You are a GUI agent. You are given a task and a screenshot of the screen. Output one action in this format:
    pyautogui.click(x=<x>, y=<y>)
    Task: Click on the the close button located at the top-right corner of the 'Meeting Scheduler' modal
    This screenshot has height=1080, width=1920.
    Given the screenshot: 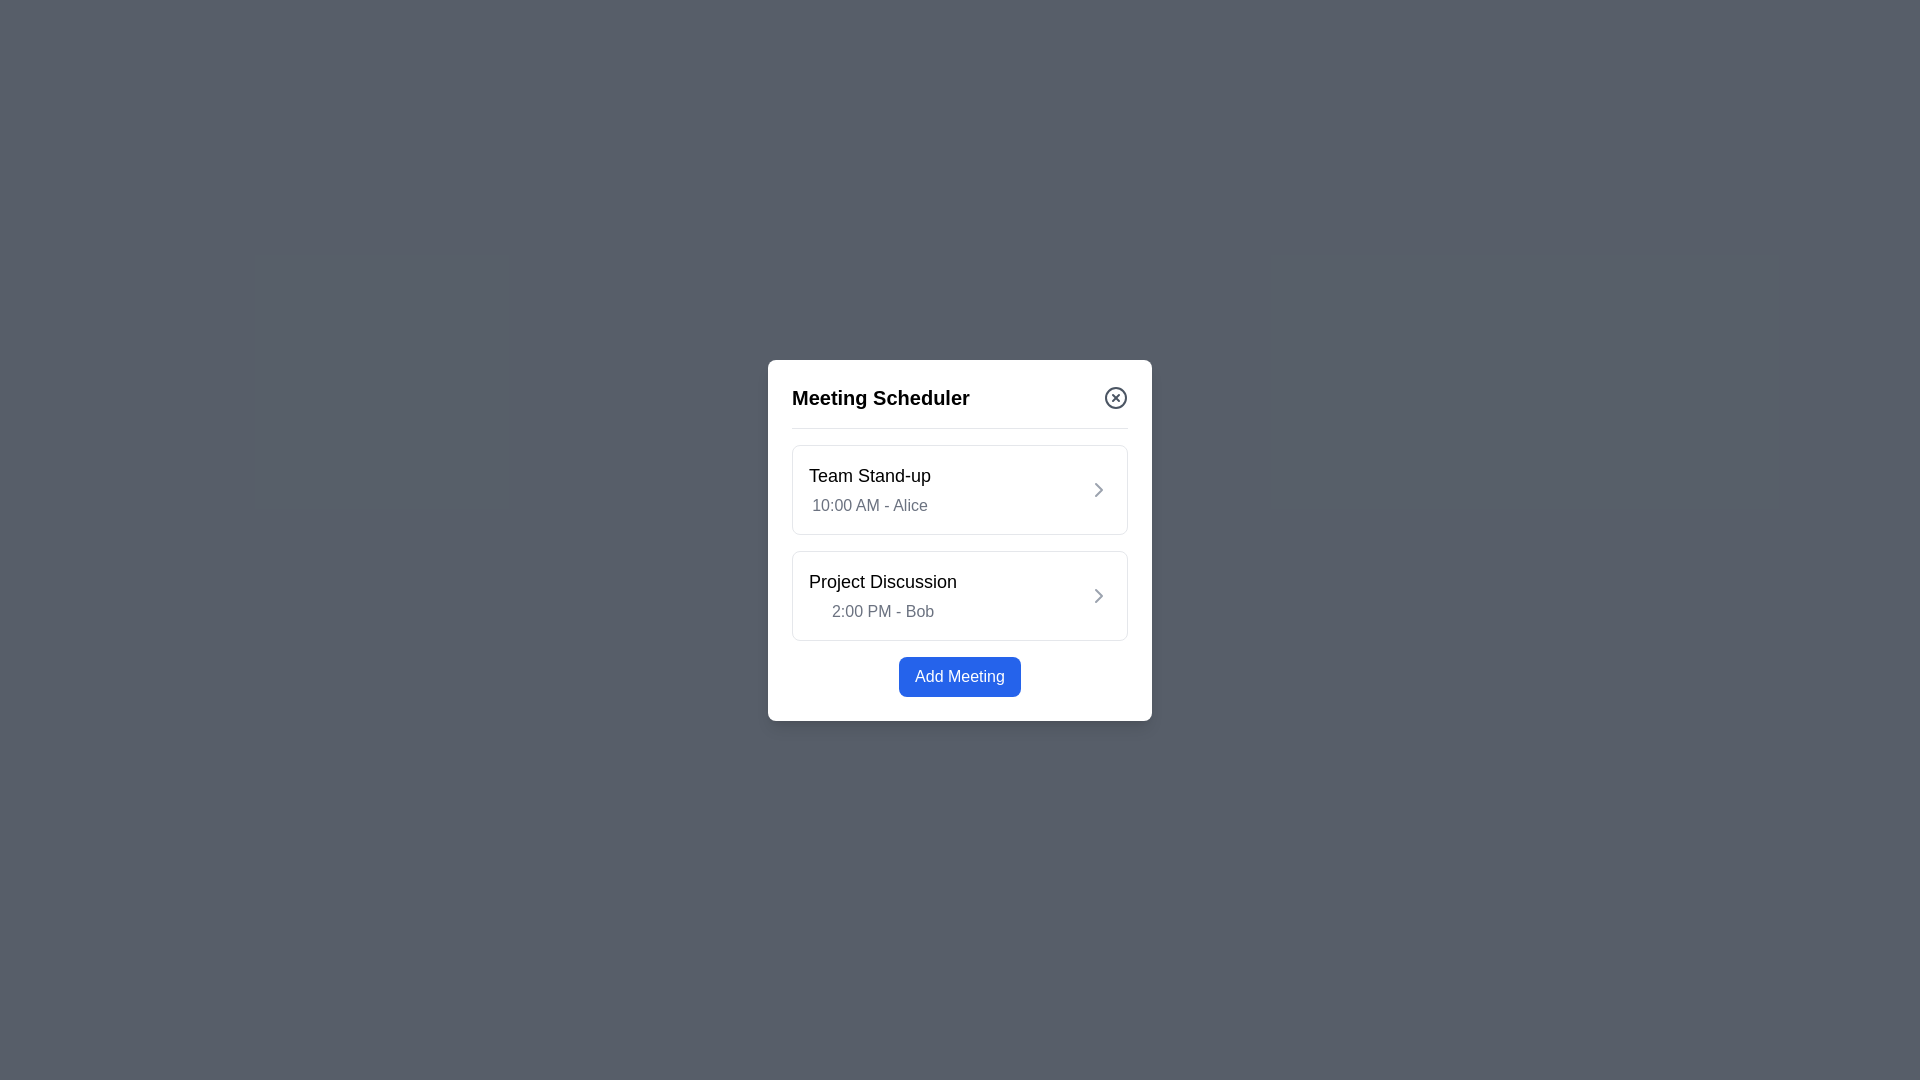 What is the action you would take?
    pyautogui.click(x=1115, y=397)
    